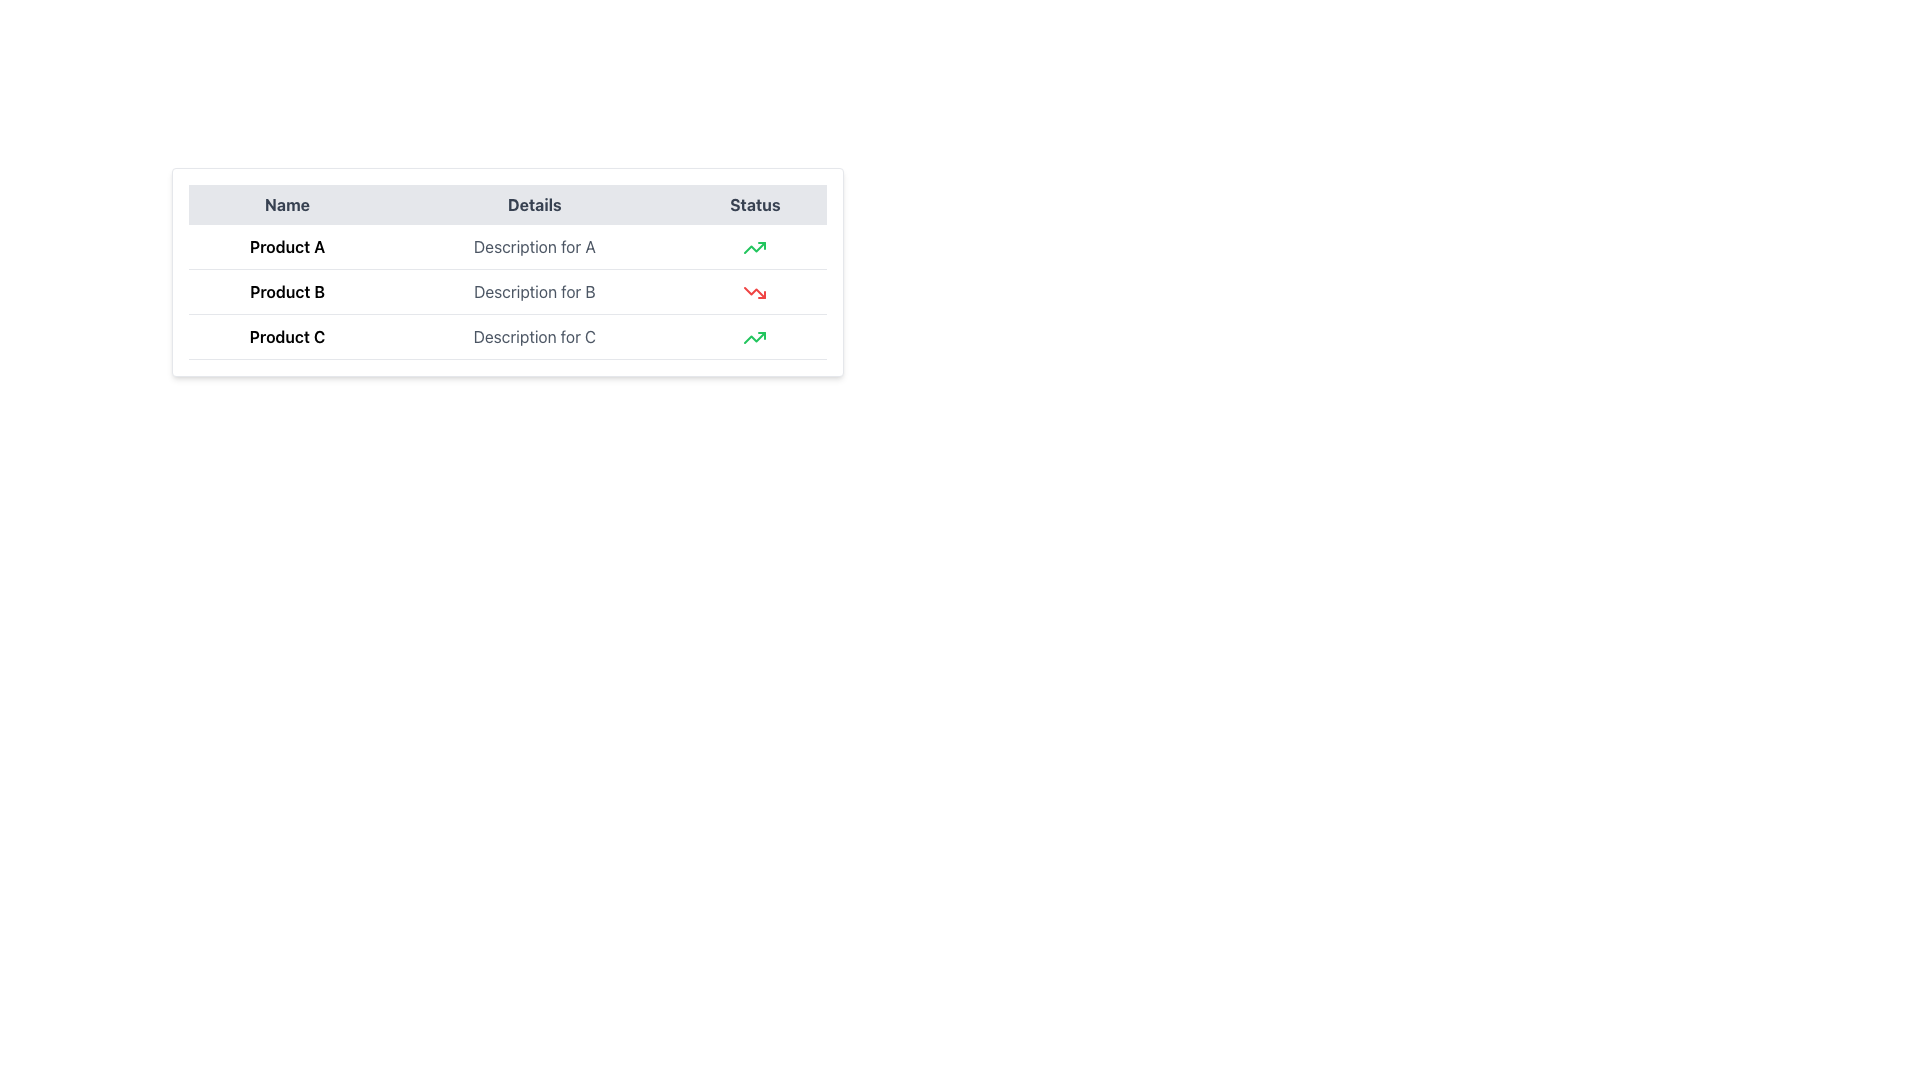 The width and height of the screenshot is (1920, 1080). I want to click on the upward trend icon in the 'Status' column of the row labeled 'Product C', so click(754, 247).